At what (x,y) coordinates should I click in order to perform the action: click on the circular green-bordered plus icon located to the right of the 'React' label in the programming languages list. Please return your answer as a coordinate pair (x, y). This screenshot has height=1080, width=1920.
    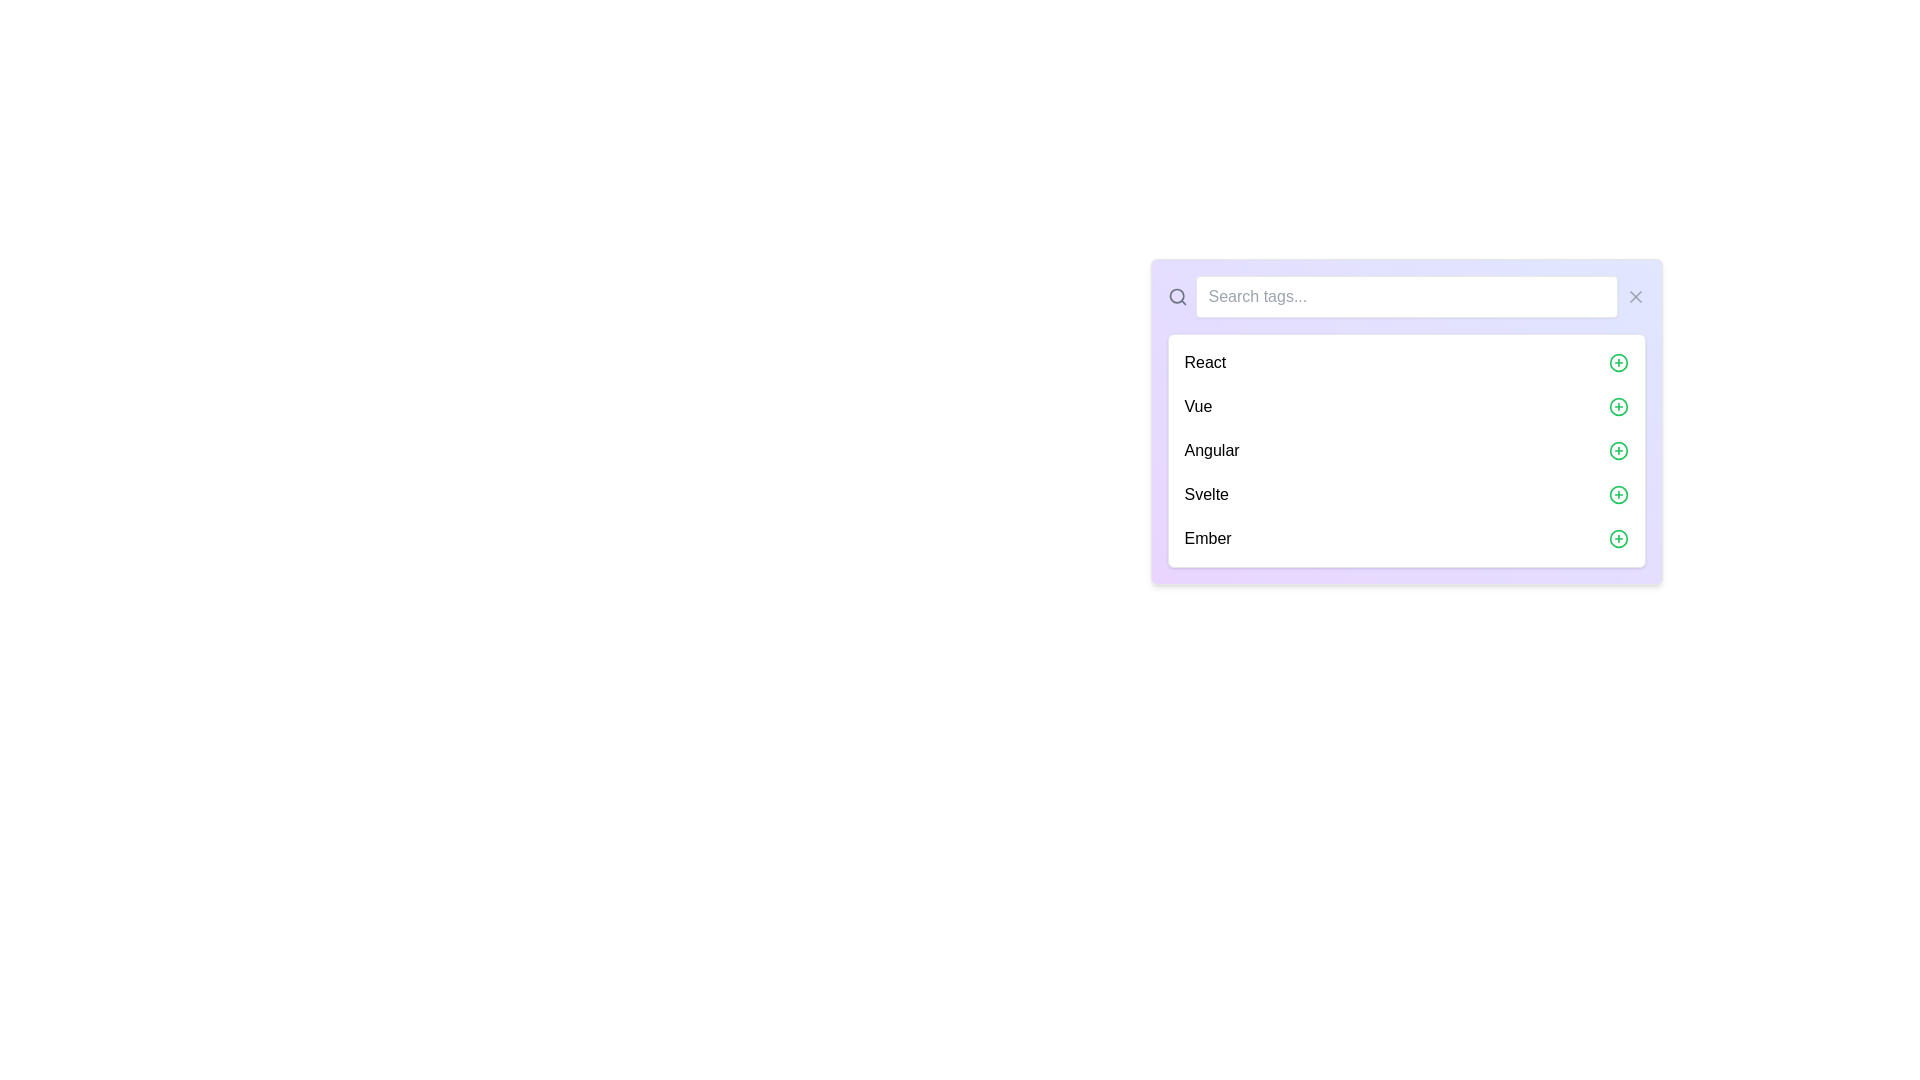
    Looking at the image, I should click on (1618, 362).